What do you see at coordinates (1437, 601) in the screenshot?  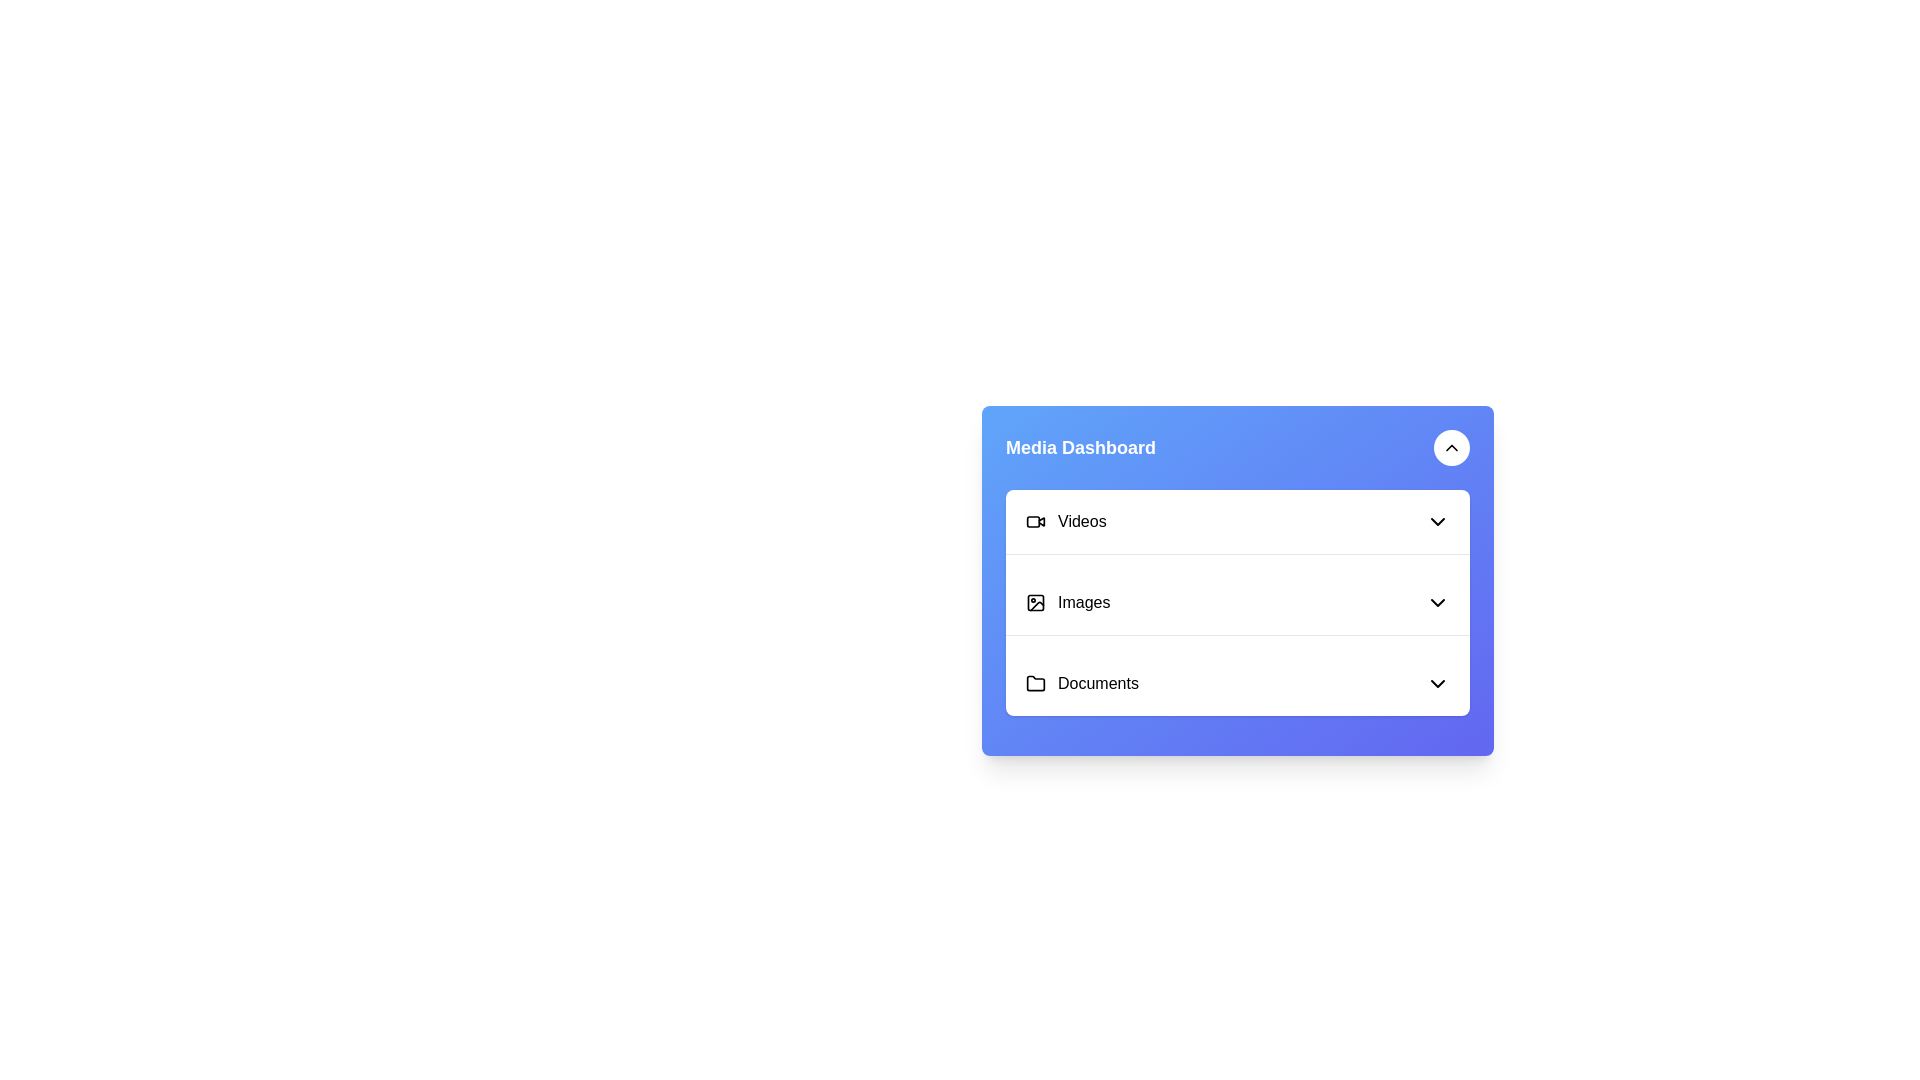 I see `the dropdown indicator icon for the 'Images' section using keyboard navigation` at bounding box center [1437, 601].